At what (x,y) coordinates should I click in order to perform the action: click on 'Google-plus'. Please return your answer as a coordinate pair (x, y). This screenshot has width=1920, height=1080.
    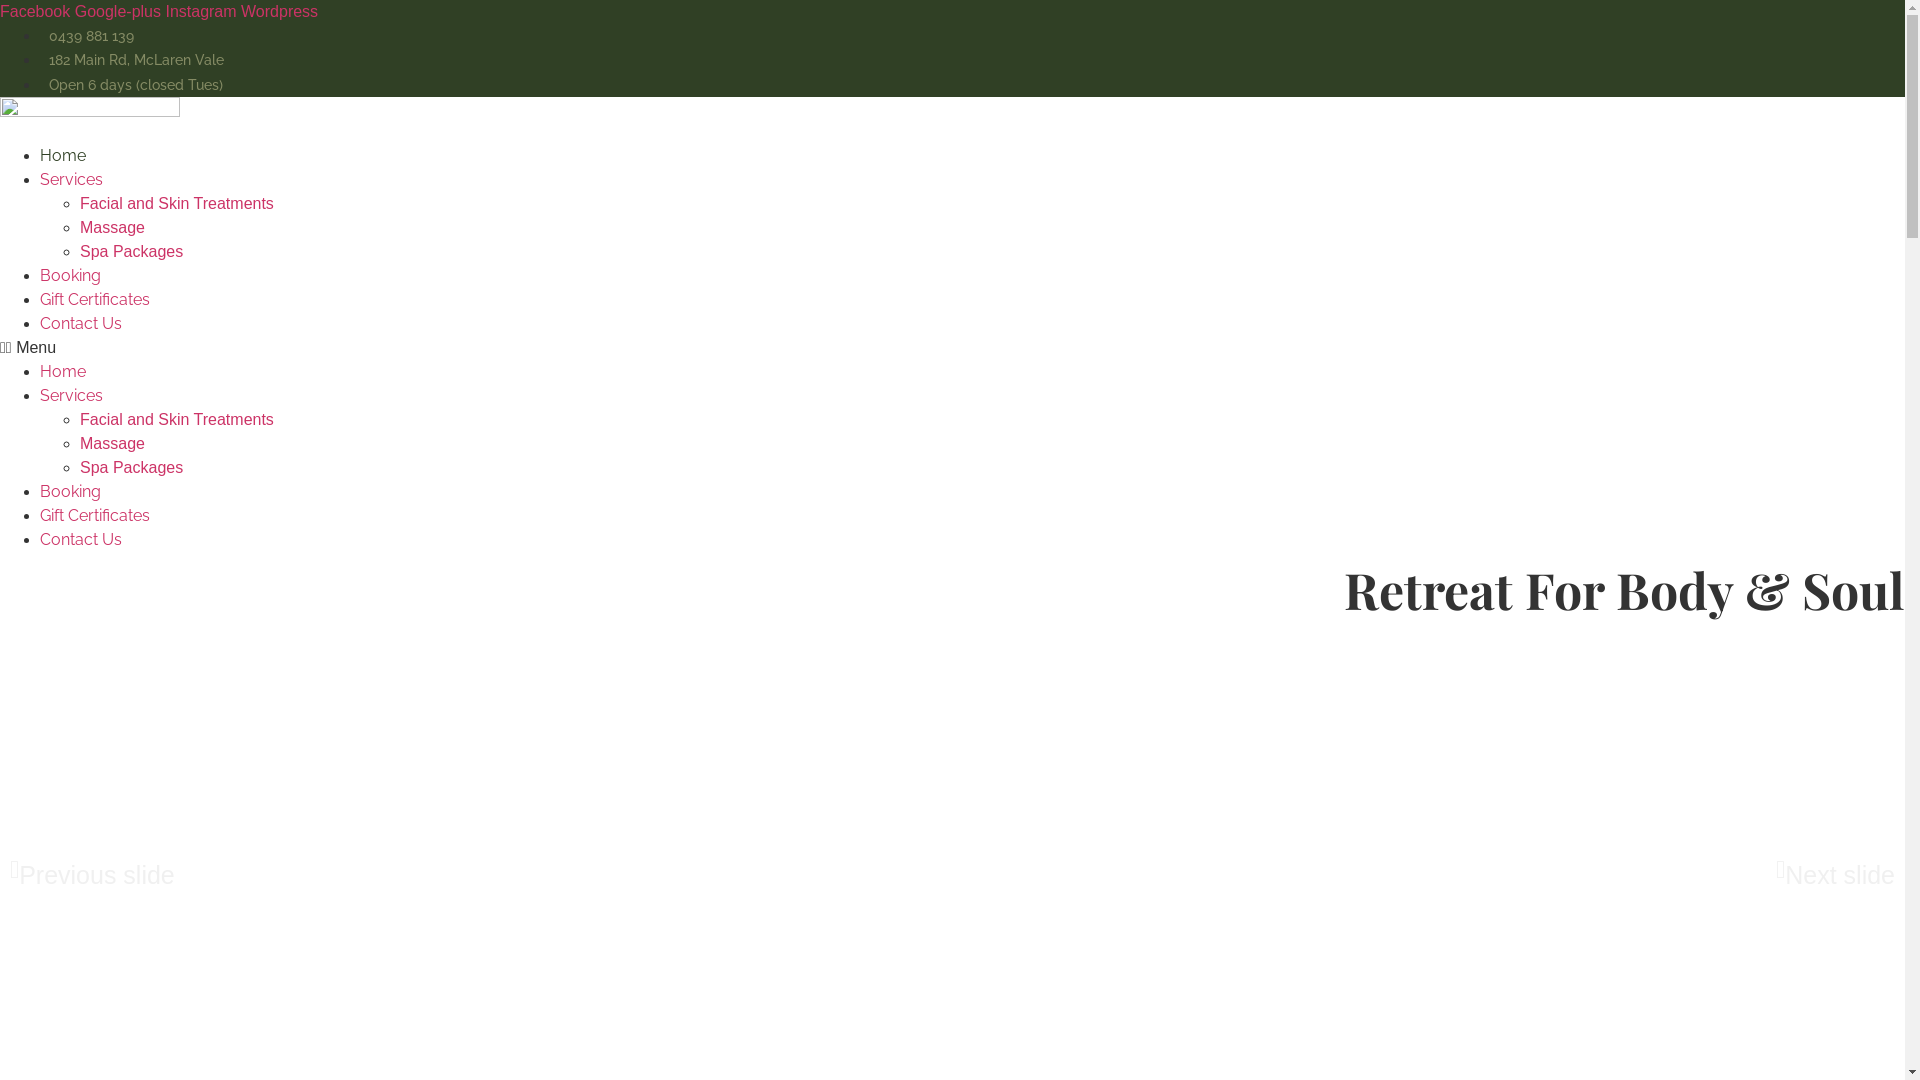
    Looking at the image, I should click on (119, 11).